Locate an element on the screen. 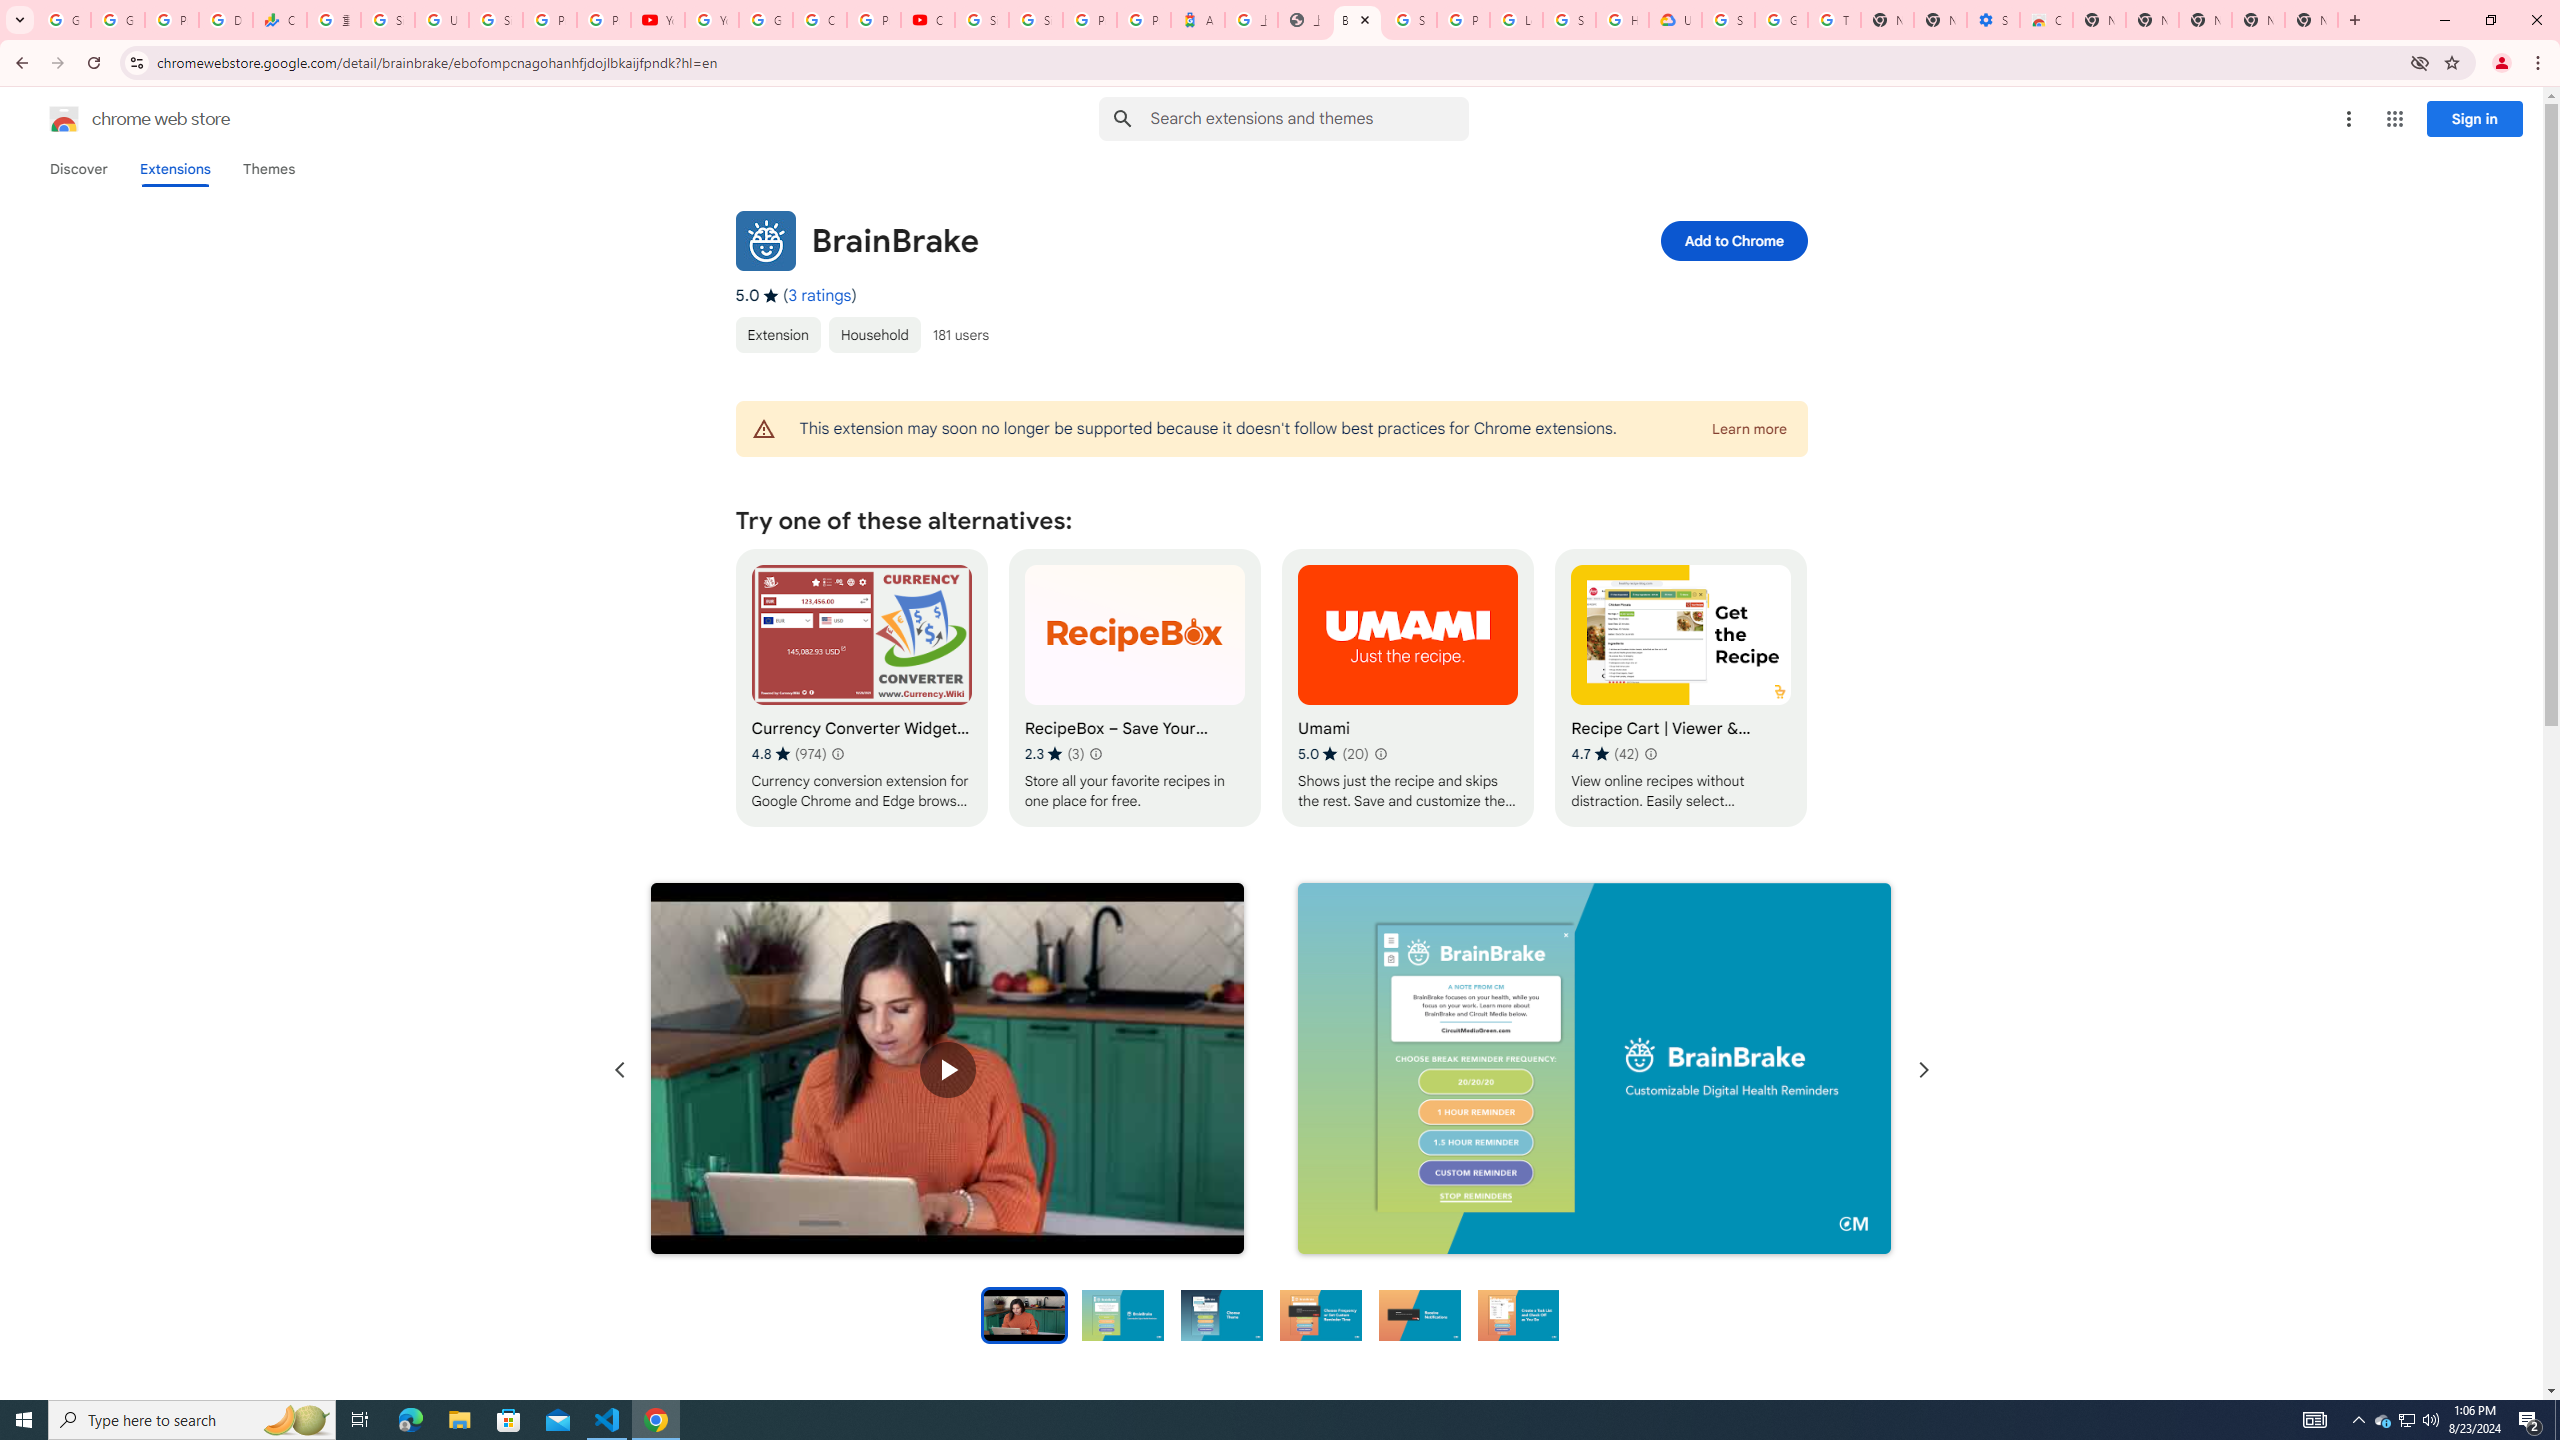  'Chrome Web Store - Accessibility extensions' is located at coordinates (2046, 19).